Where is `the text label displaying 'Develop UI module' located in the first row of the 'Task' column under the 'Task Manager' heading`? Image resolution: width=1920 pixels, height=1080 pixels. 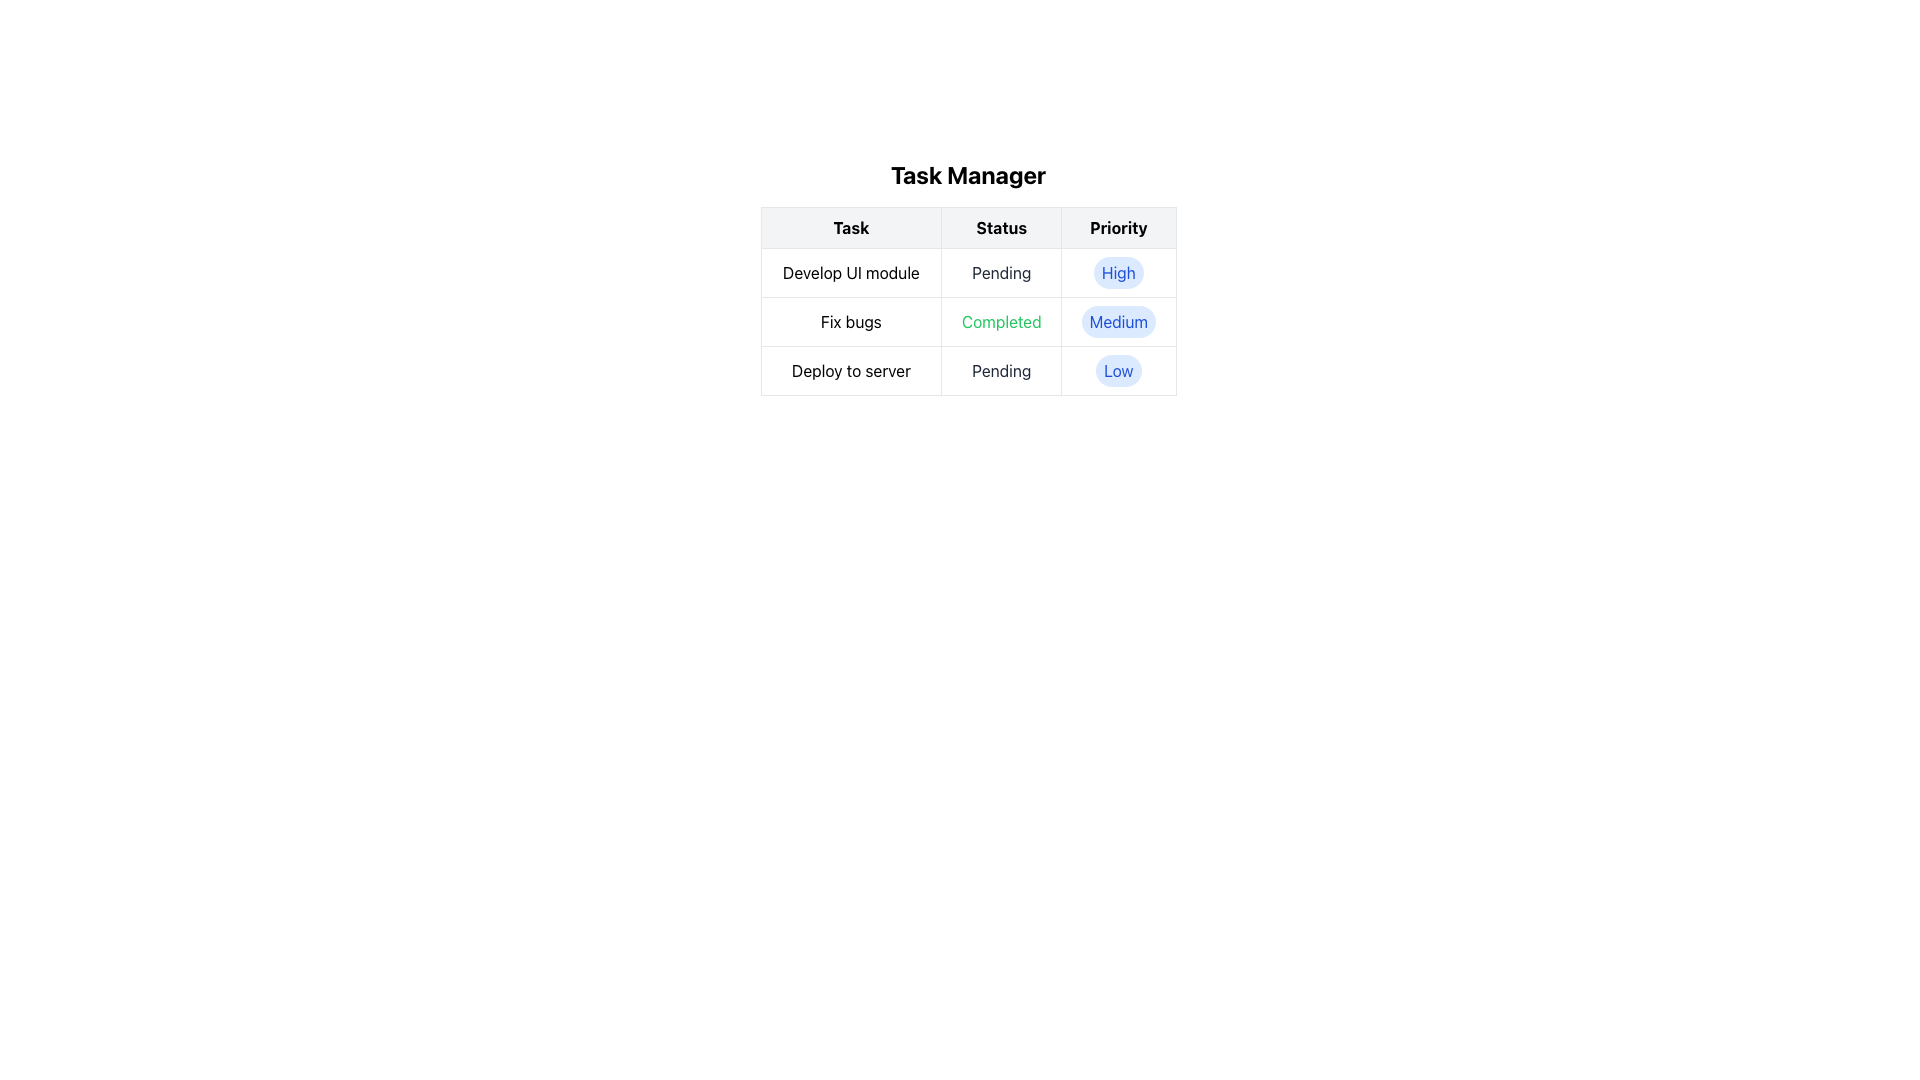
the text label displaying 'Develop UI module' located in the first row of the 'Task' column under the 'Task Manager' heading is located at coordinates (851, 273).